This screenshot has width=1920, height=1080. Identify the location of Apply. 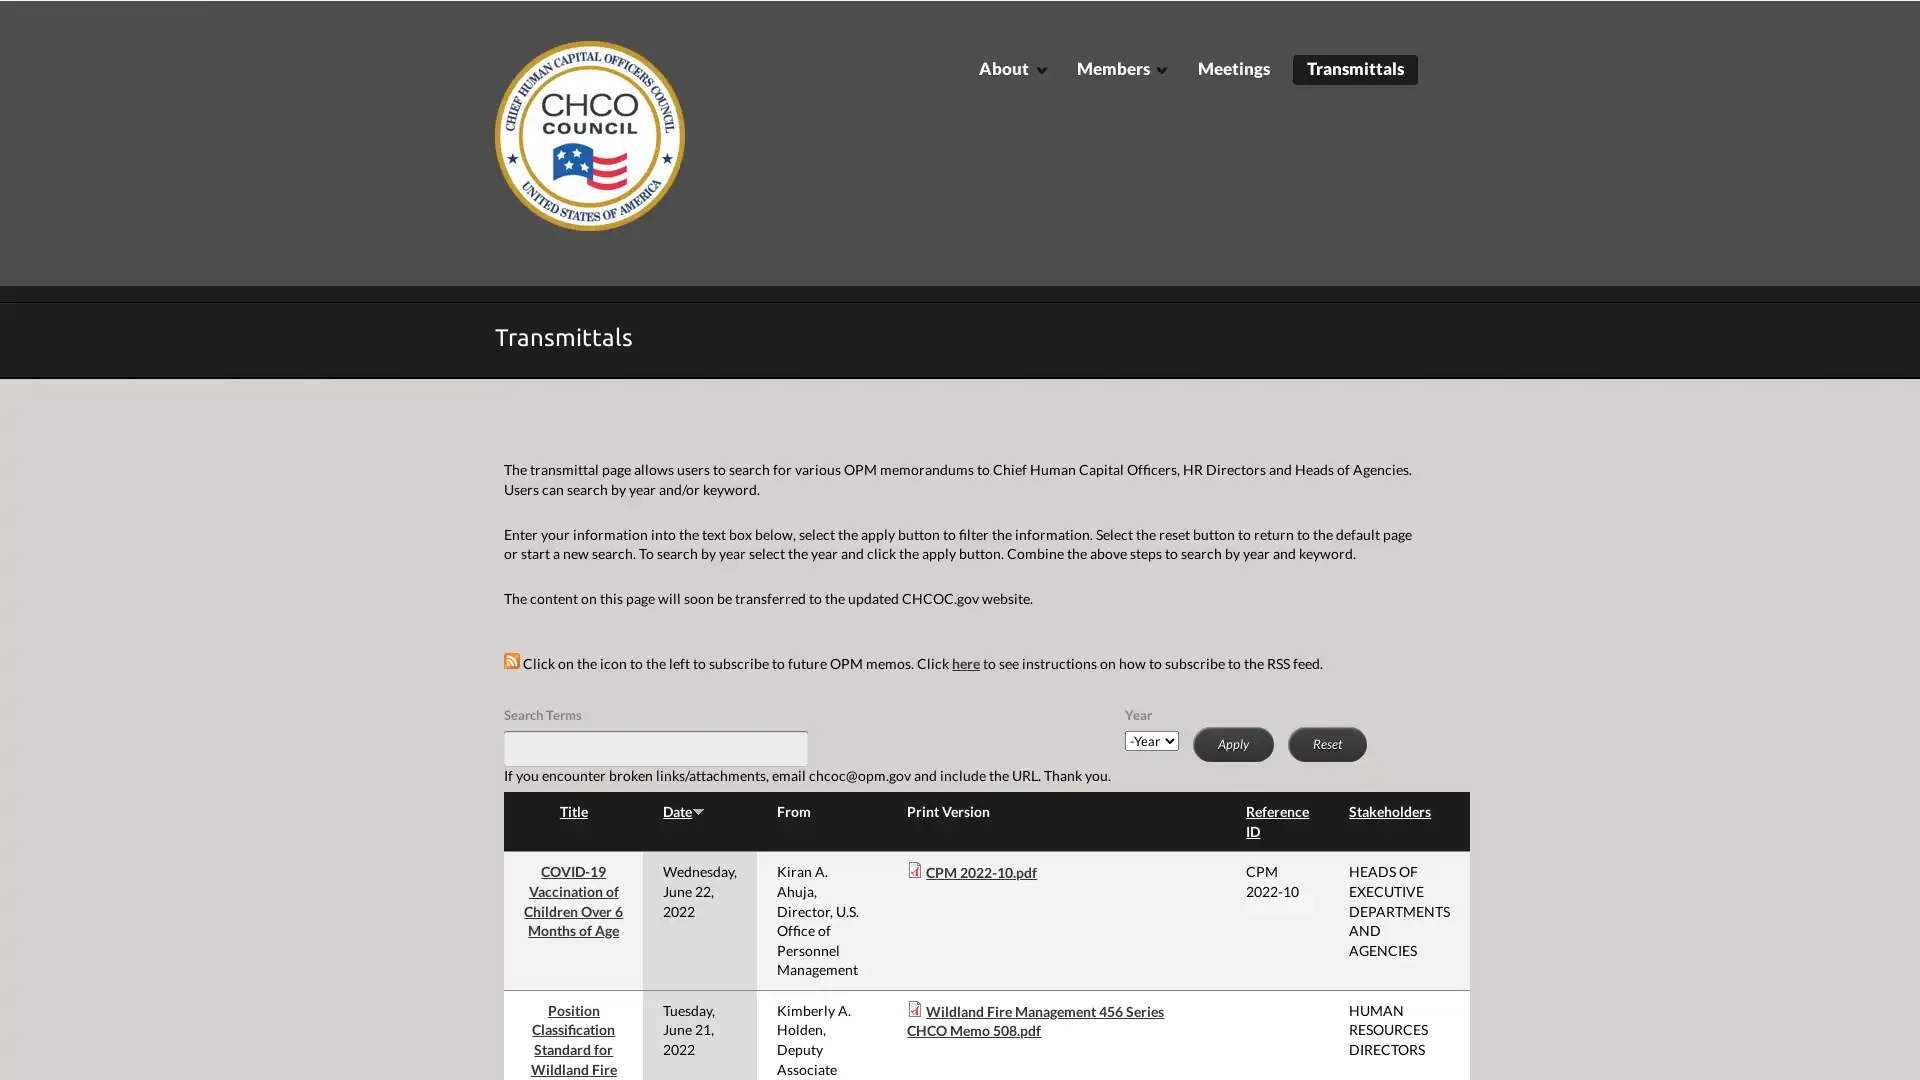
(1232, 744).